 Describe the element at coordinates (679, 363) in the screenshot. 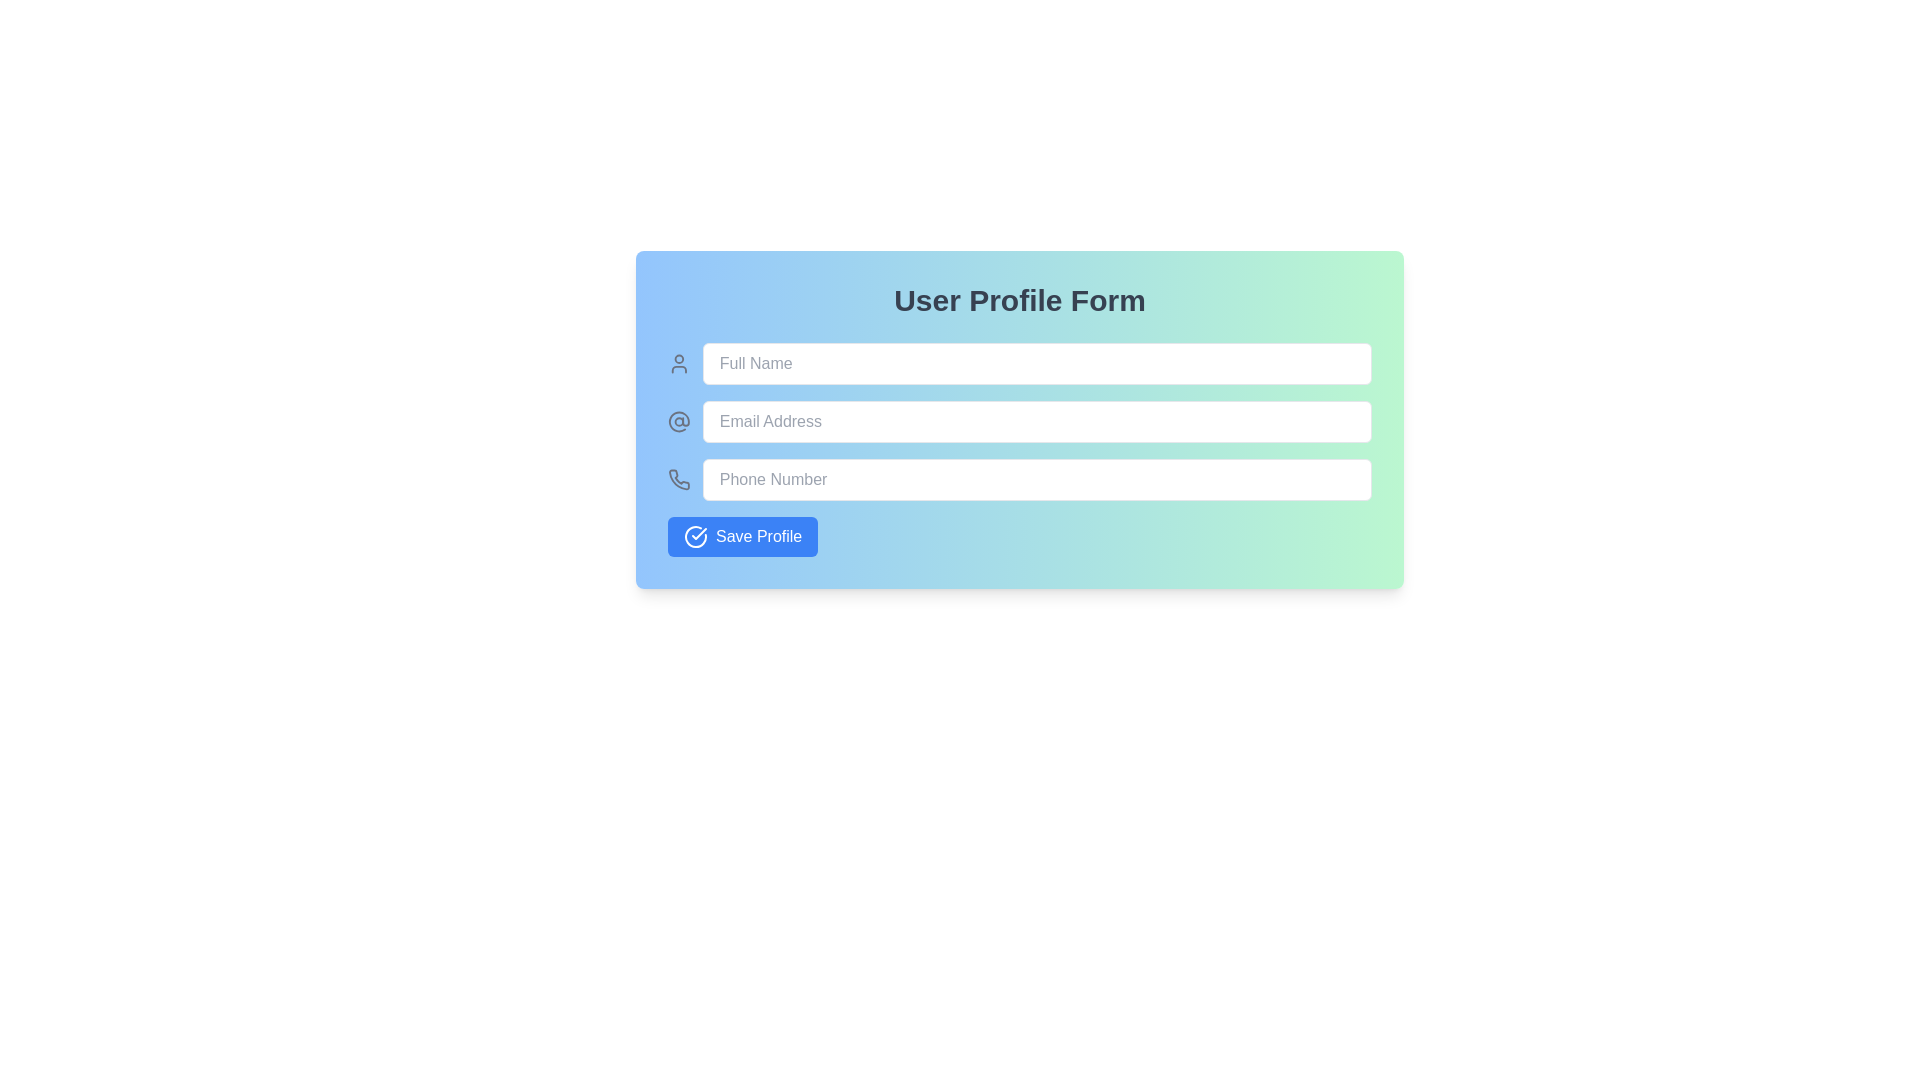

I see `the user icon, which is a simplified outline of a head and shoulders located to the left of the 'Full Name' text field in the User Profile Form` at that location.